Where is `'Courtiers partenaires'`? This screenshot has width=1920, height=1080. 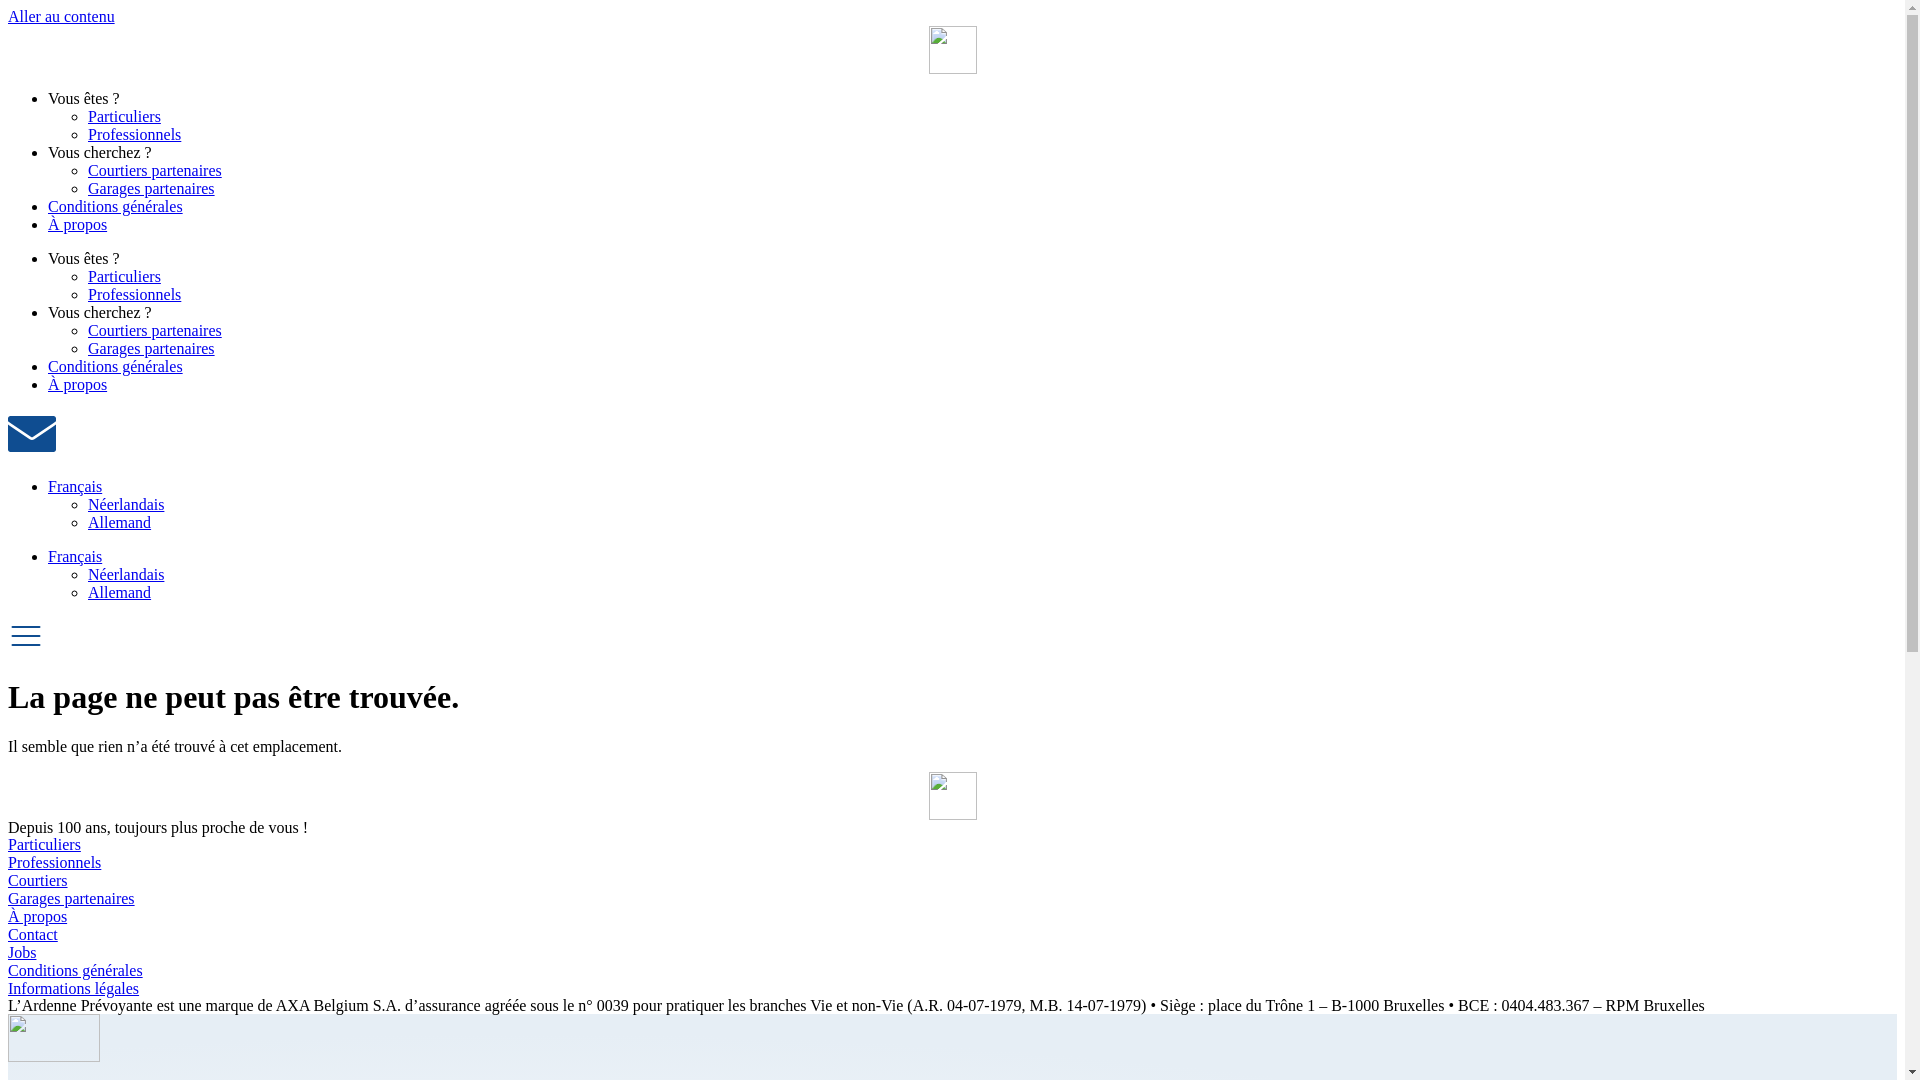
'Courtiers partenaires' is located at coordinates (86, 169).